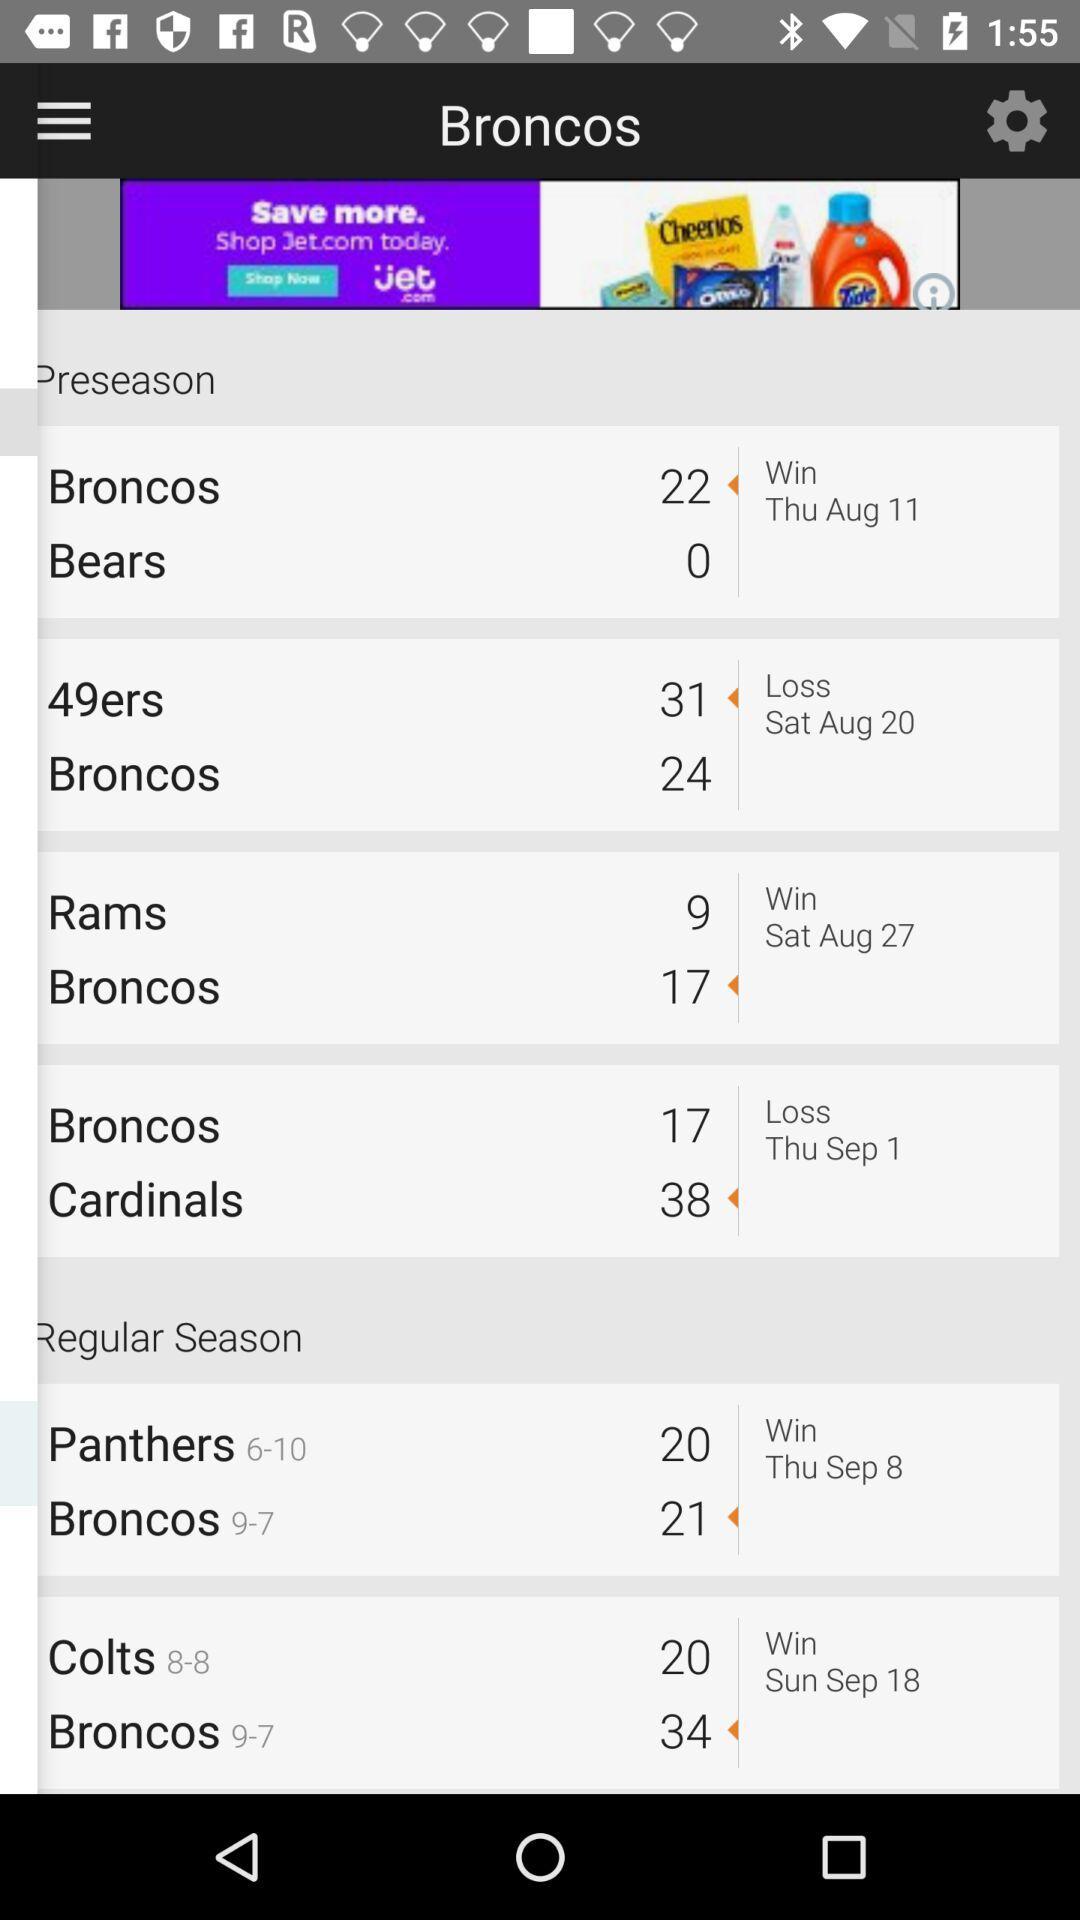 The height and width of the screenshot is (1920, 1080). Describe the element at coordinates (540, 243) in the screenshot. I see `the advertisement` at that location.